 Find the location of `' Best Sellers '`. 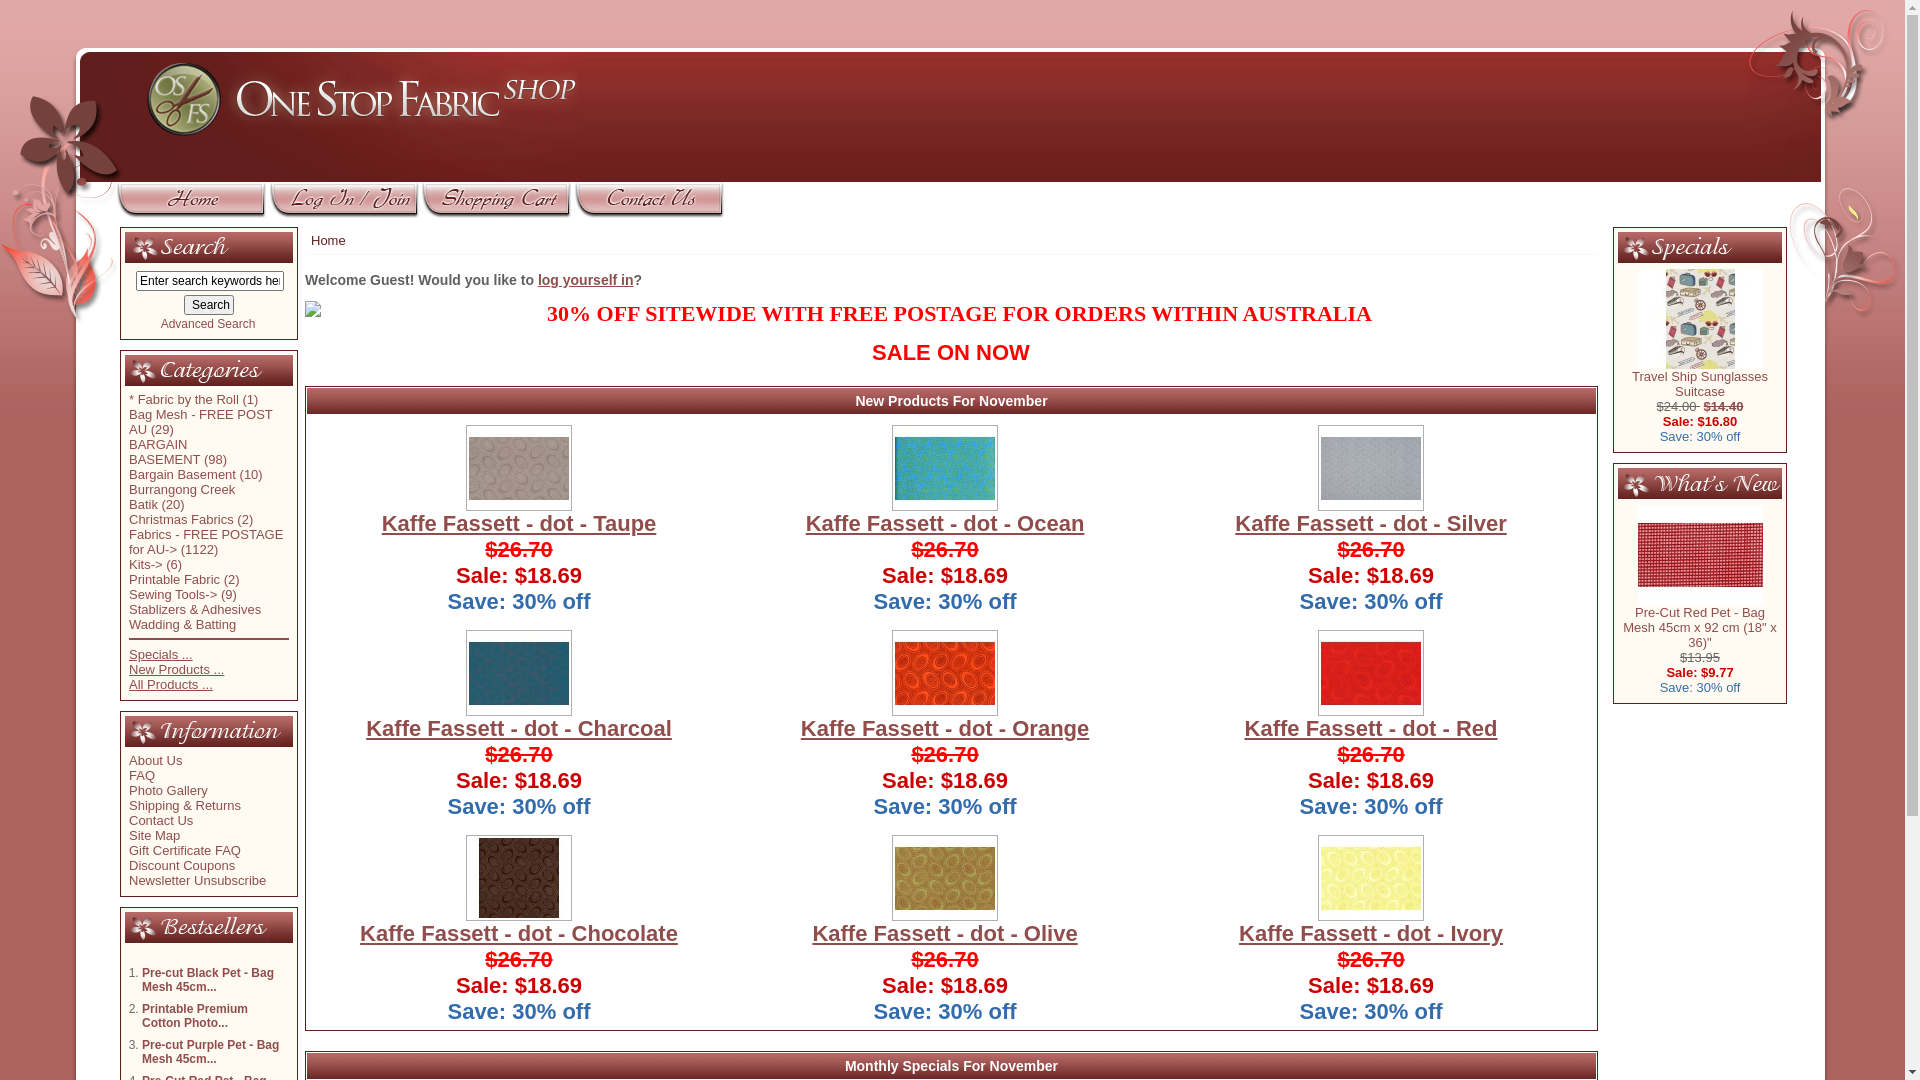

' Best Sellers ' is located at coordinates (123, 927).